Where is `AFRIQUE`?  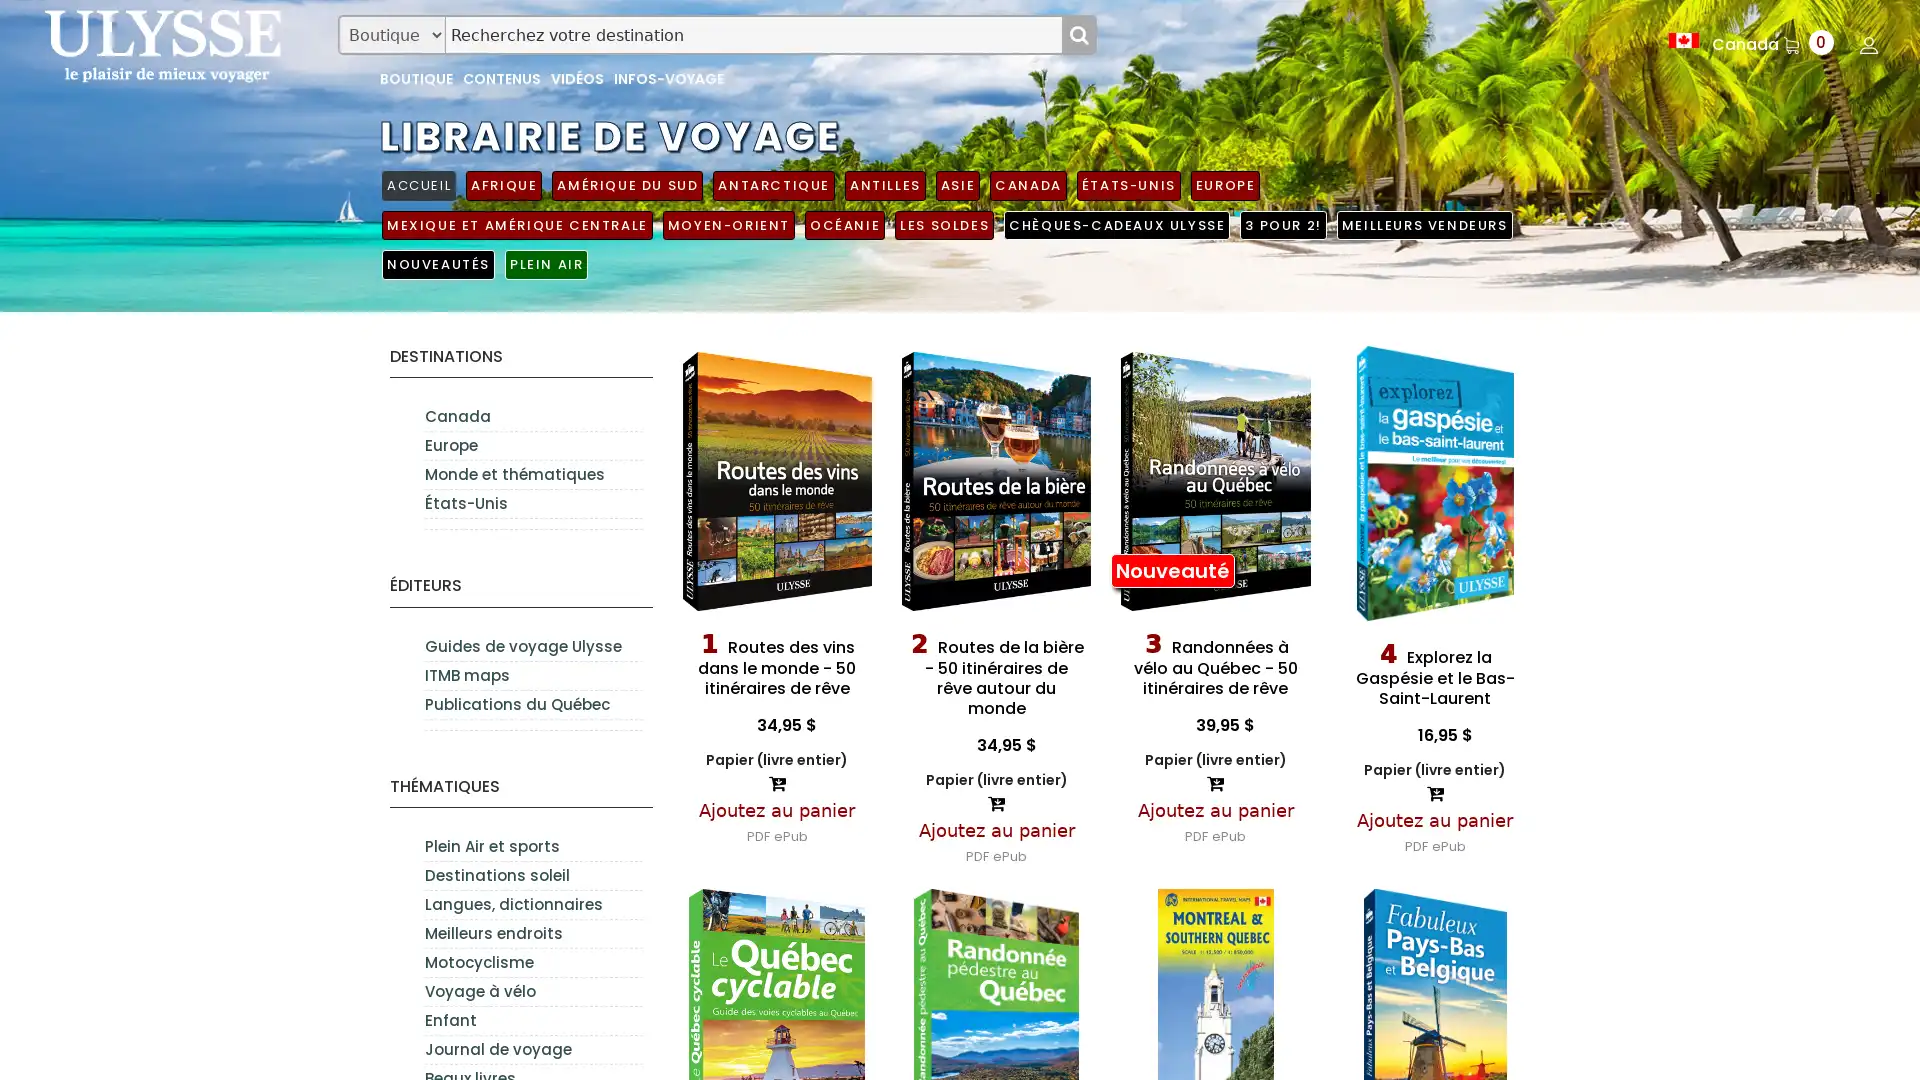
AFRIQUE is located at coordinates (504, 185).